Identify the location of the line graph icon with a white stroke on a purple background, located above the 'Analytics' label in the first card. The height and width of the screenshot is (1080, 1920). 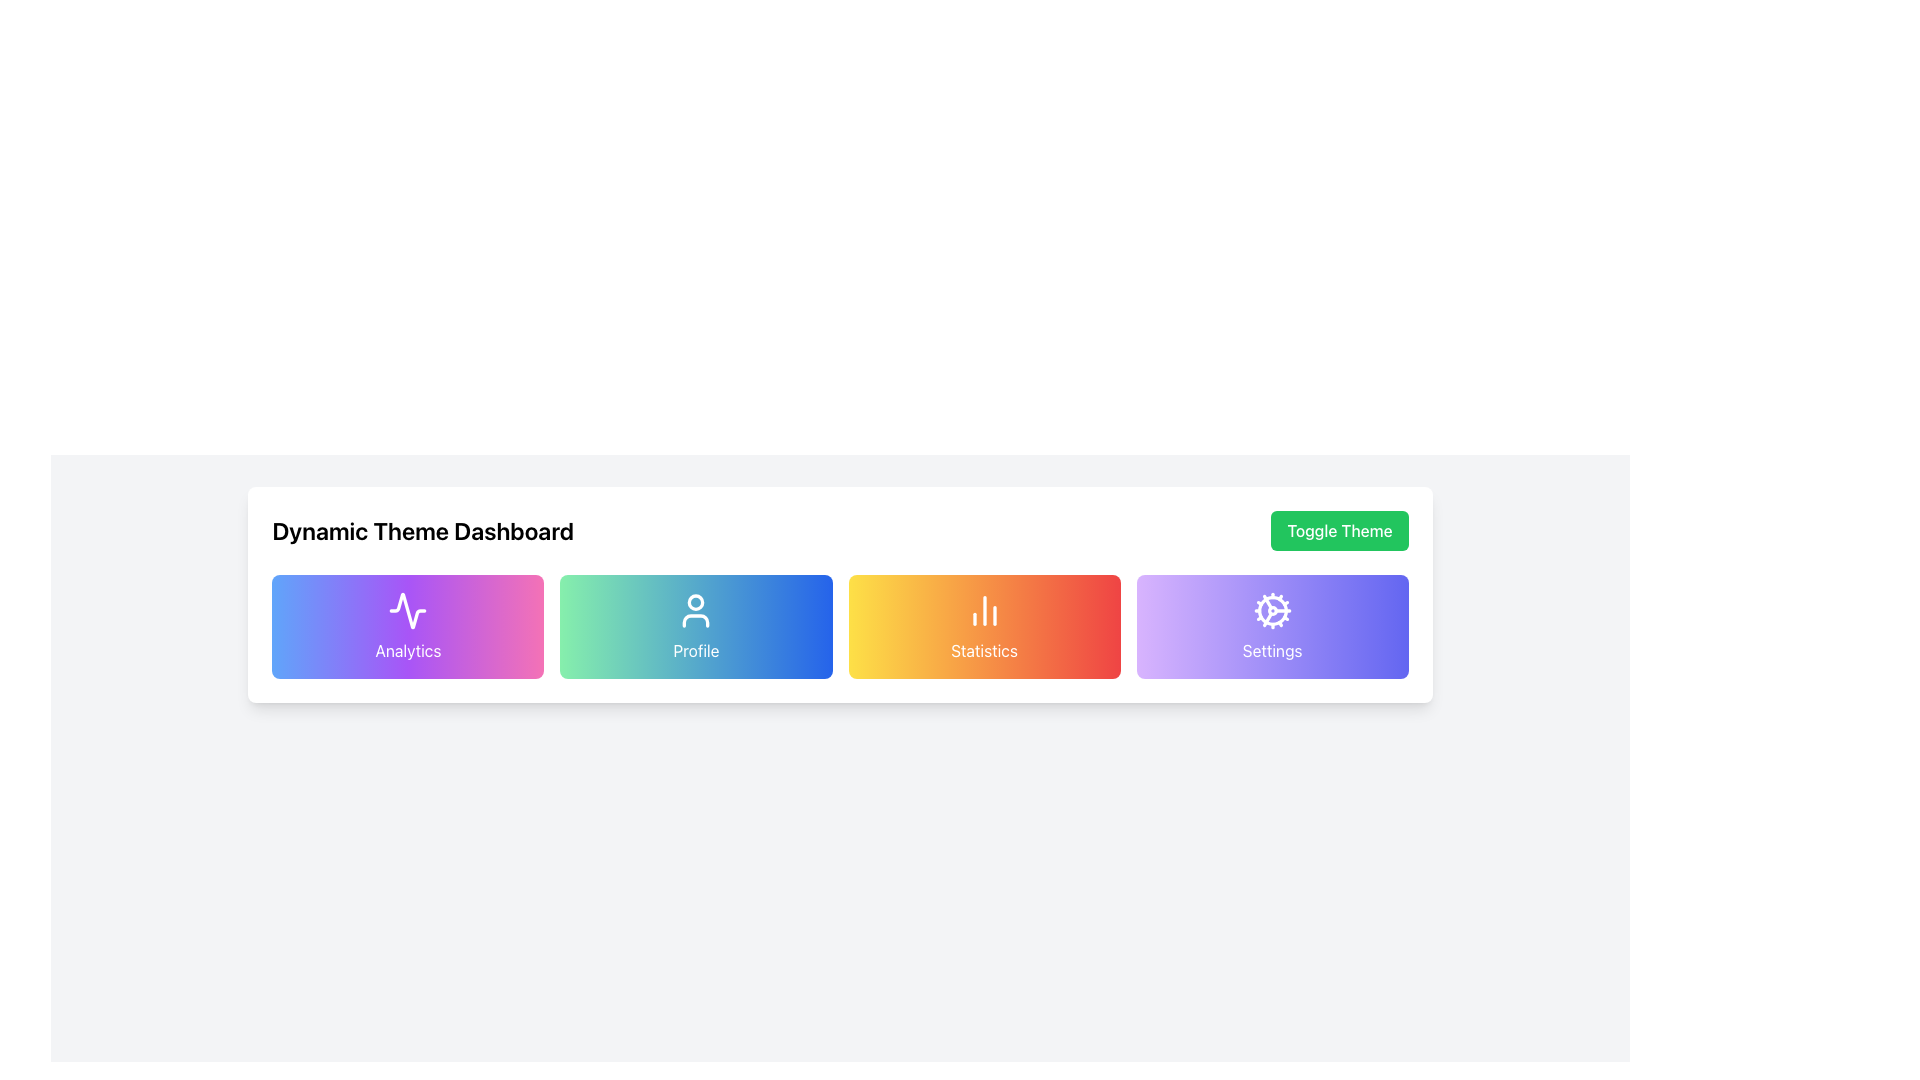
(407, 609).